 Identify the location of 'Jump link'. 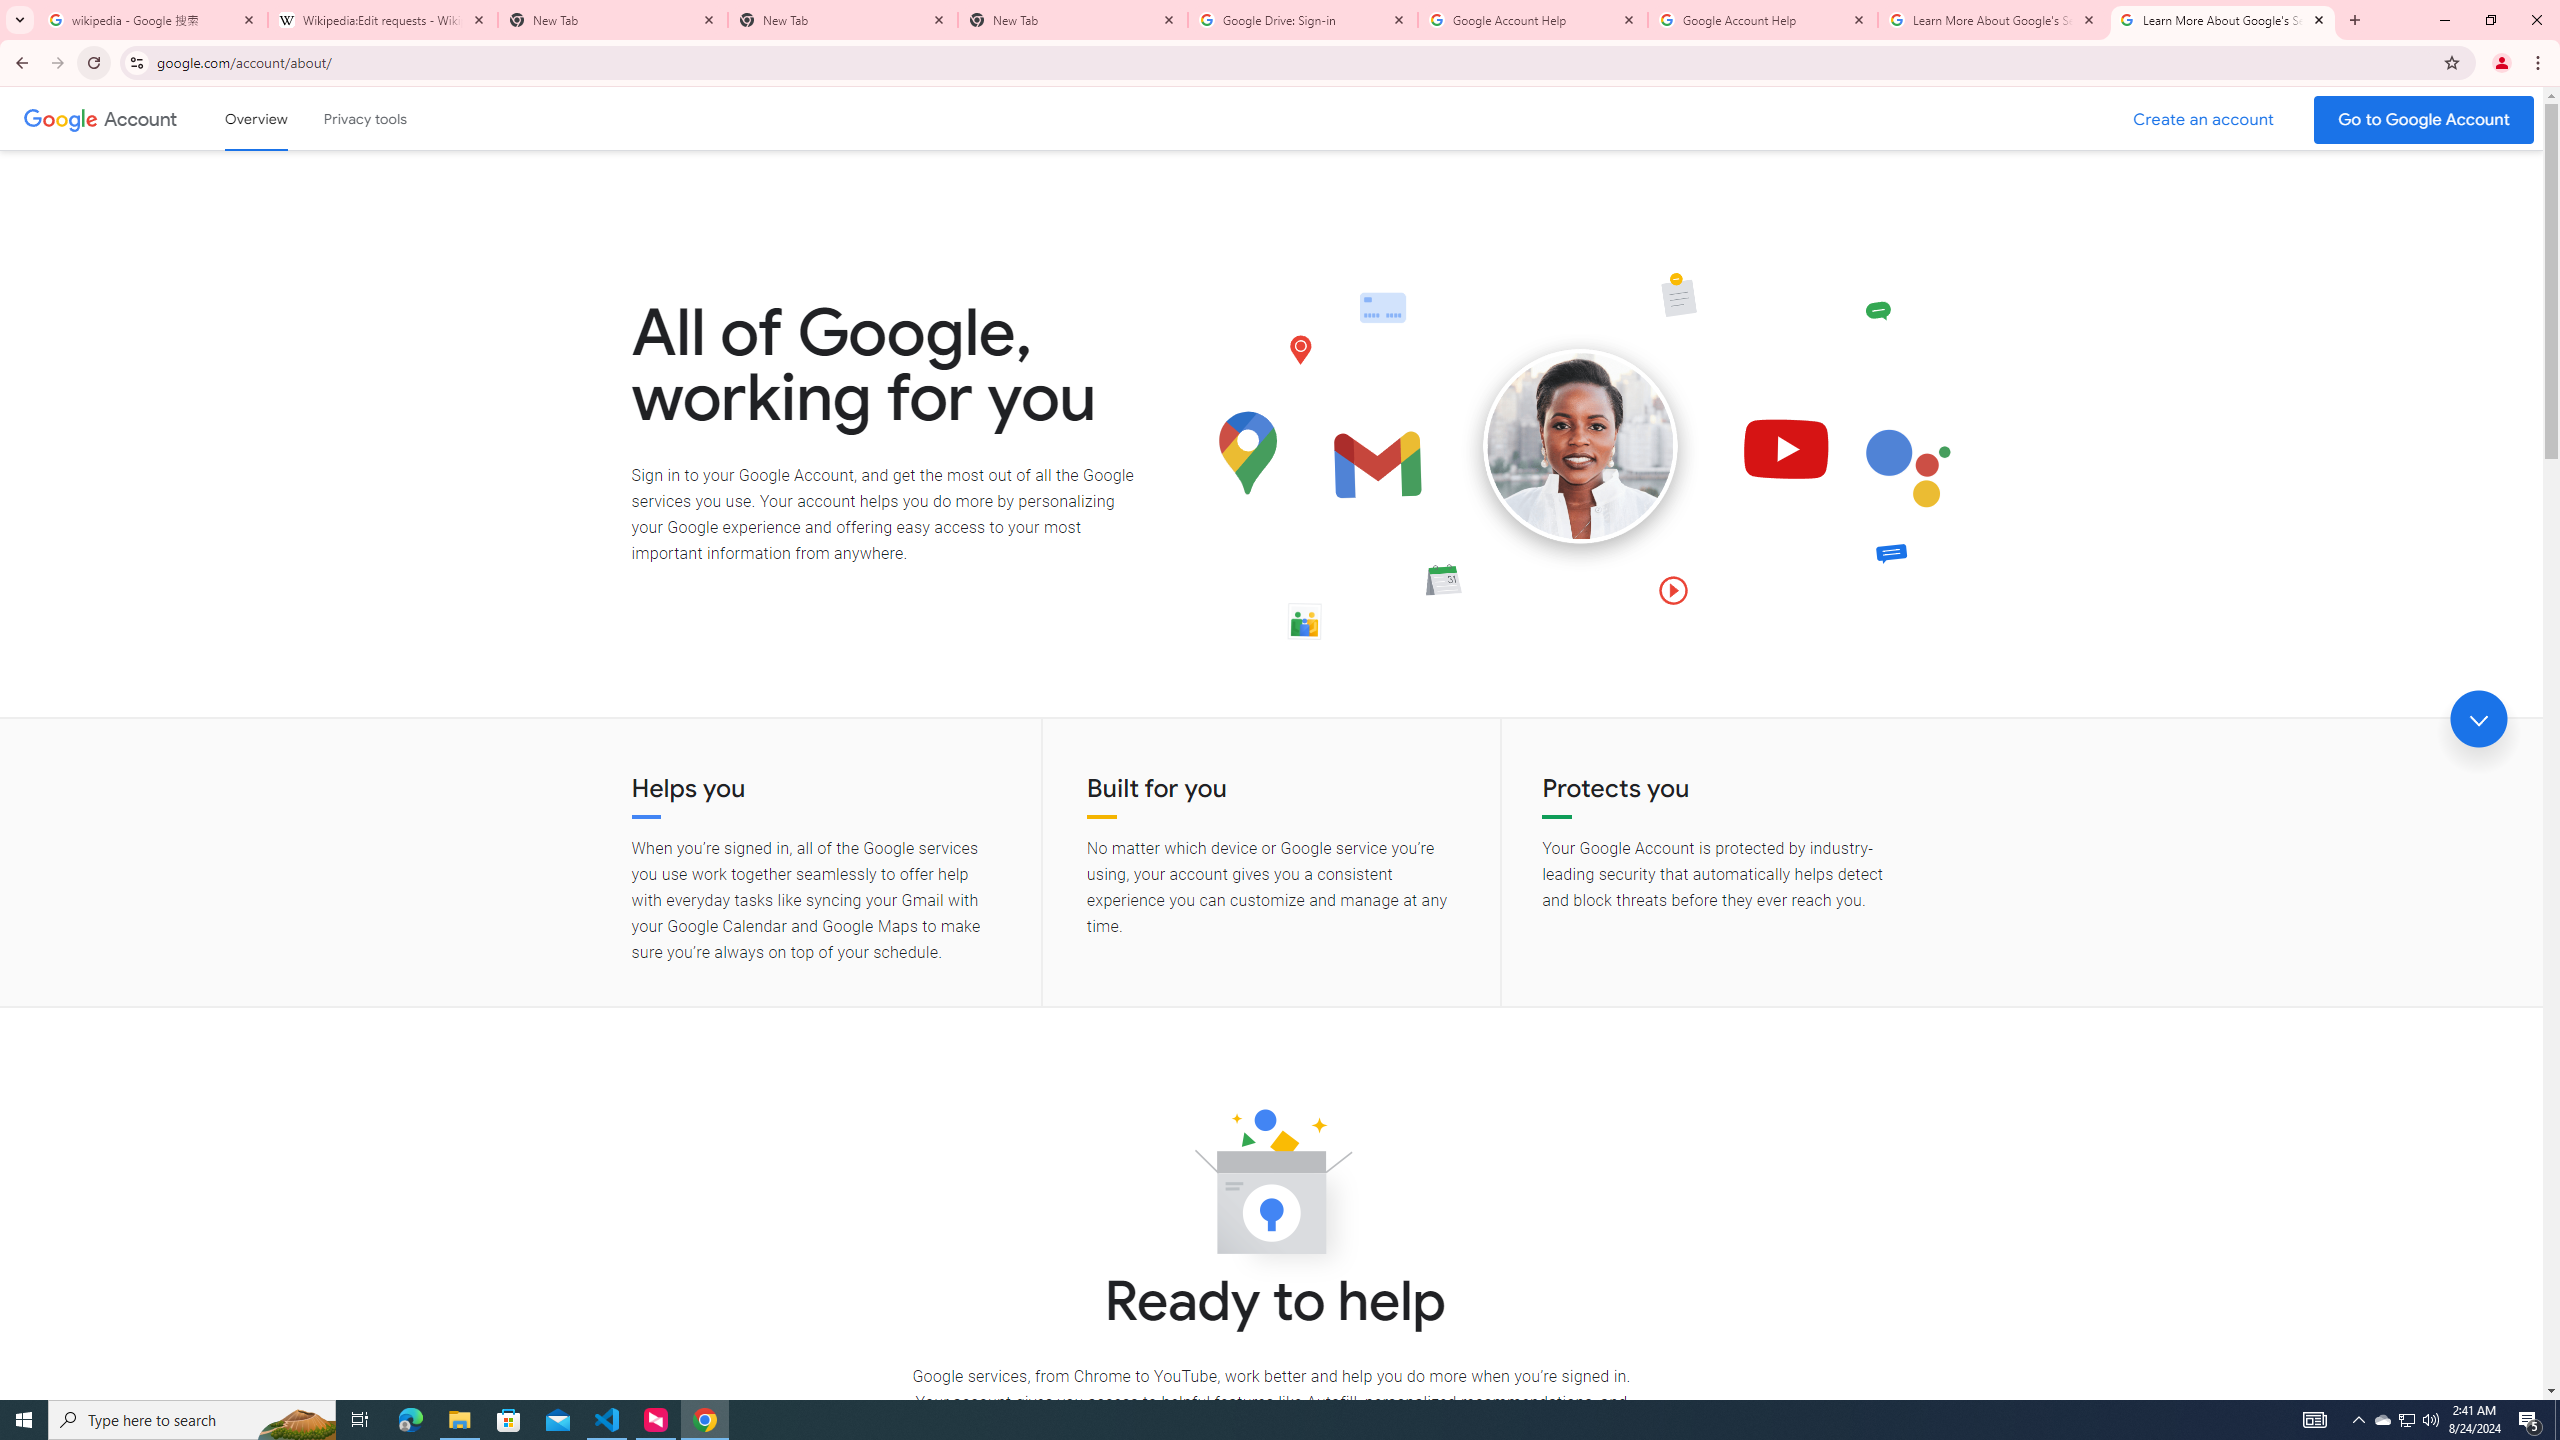
(2478, 719).